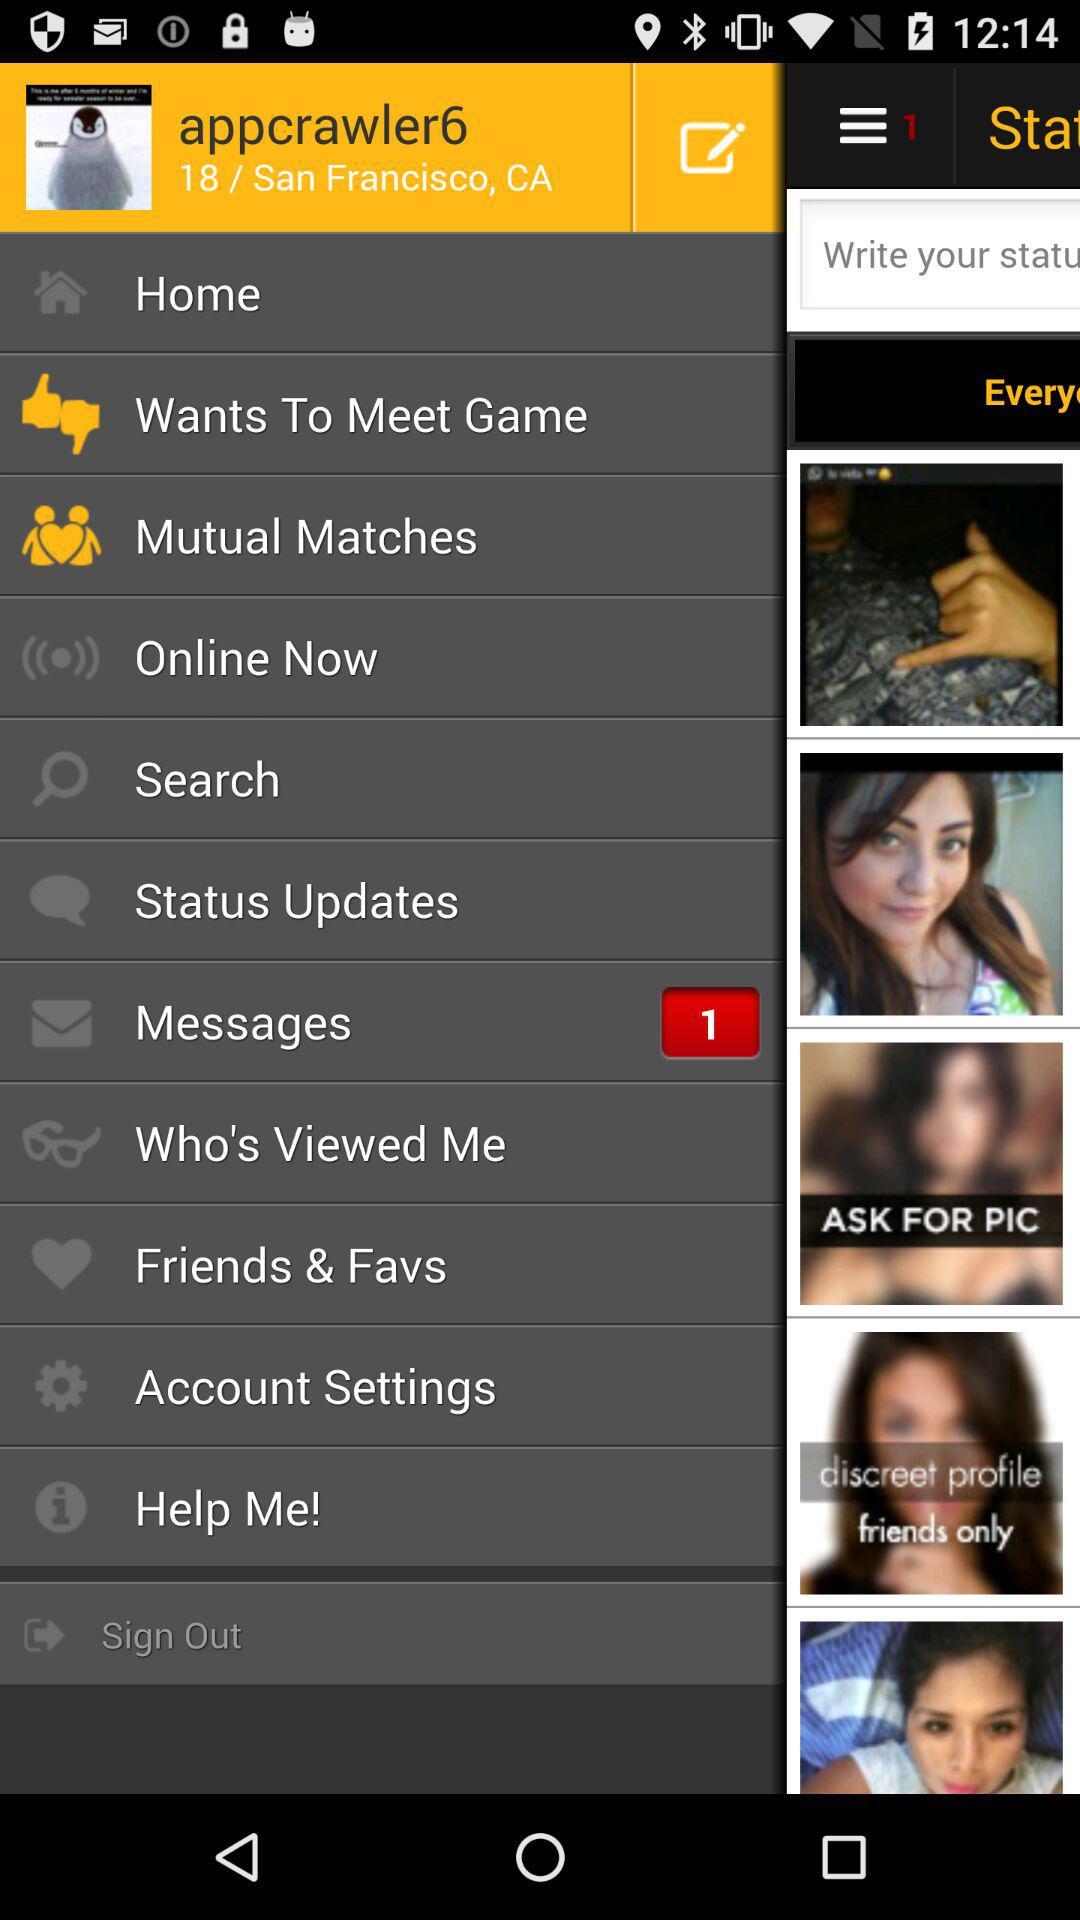  Describe the element at coordinates (393, 1021) in the screenshot. I see `item below the status updates icon` at that location.